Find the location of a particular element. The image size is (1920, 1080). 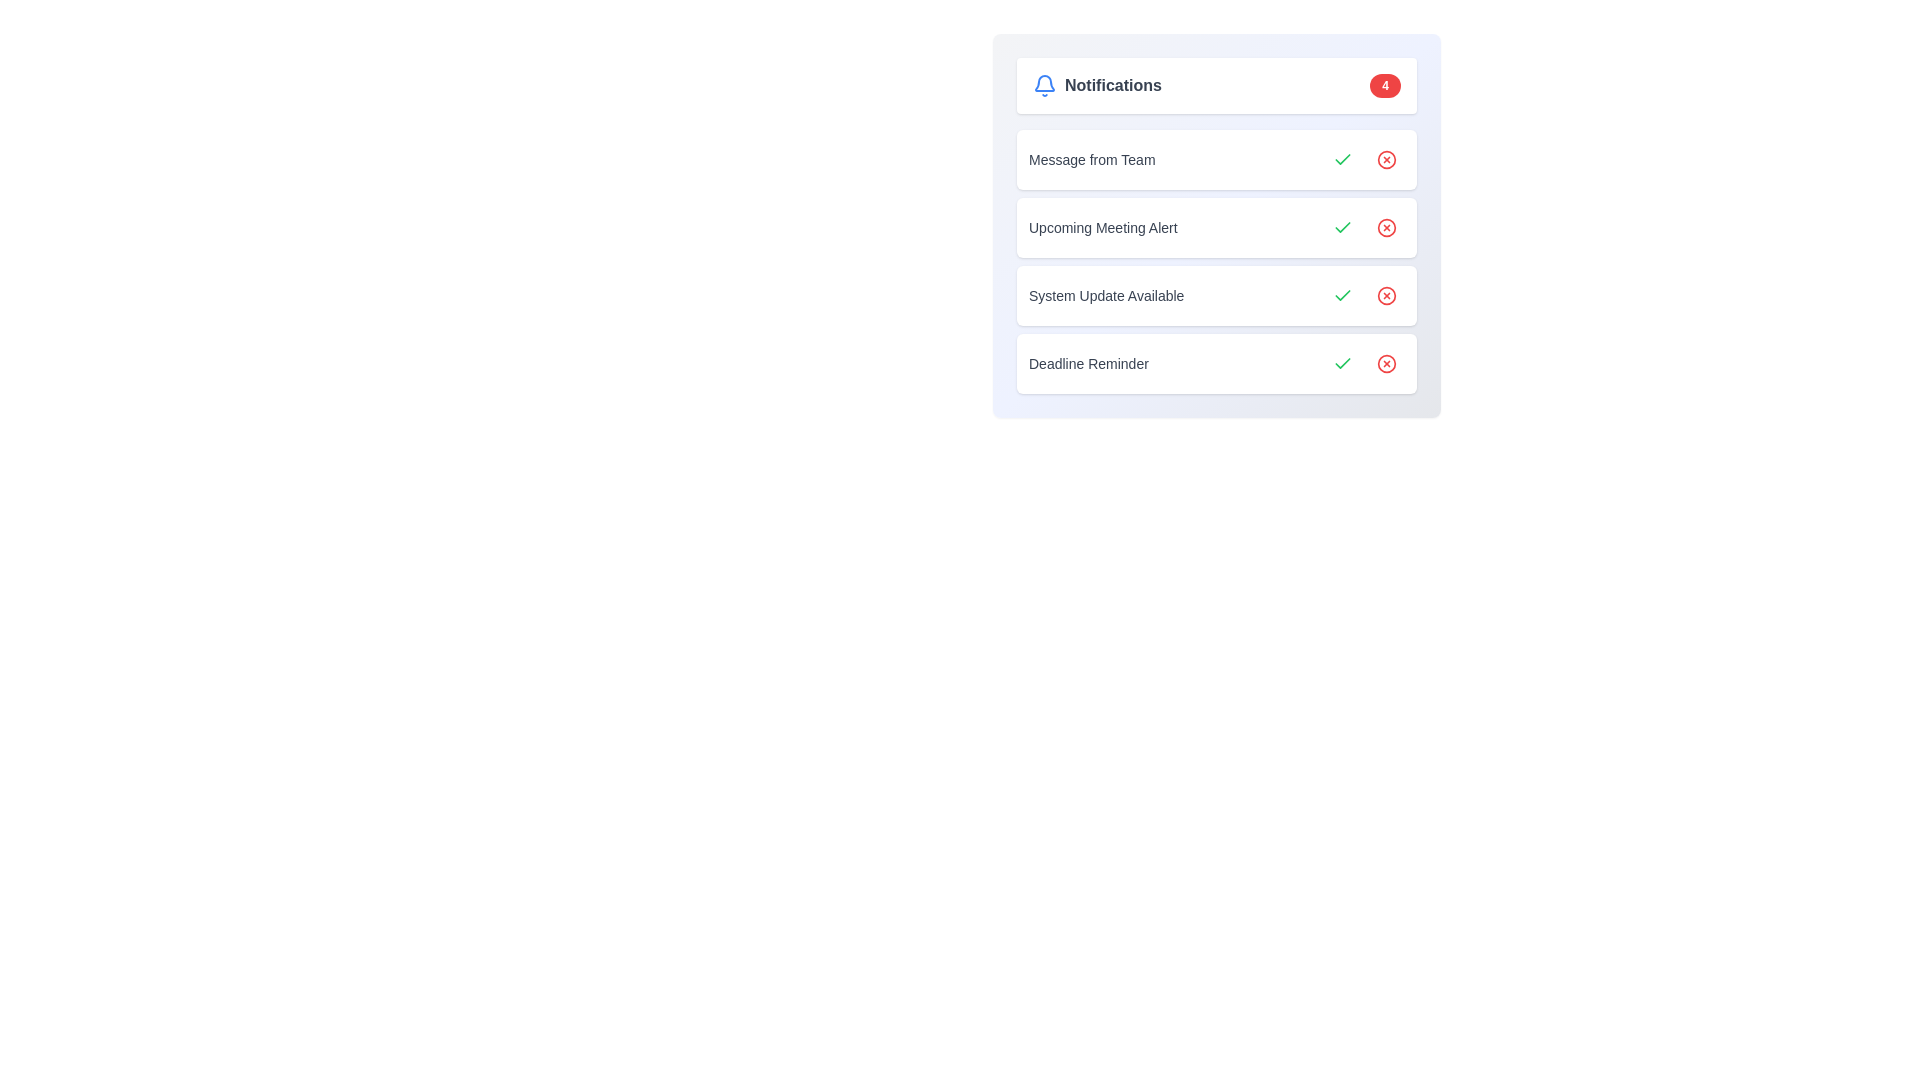

the 'Upcoming Meeting Alert' notification card, which is the second item in the notifications list, located between 'Message from Team' and 'System Update Available' is located at coordinates (1216, 225).